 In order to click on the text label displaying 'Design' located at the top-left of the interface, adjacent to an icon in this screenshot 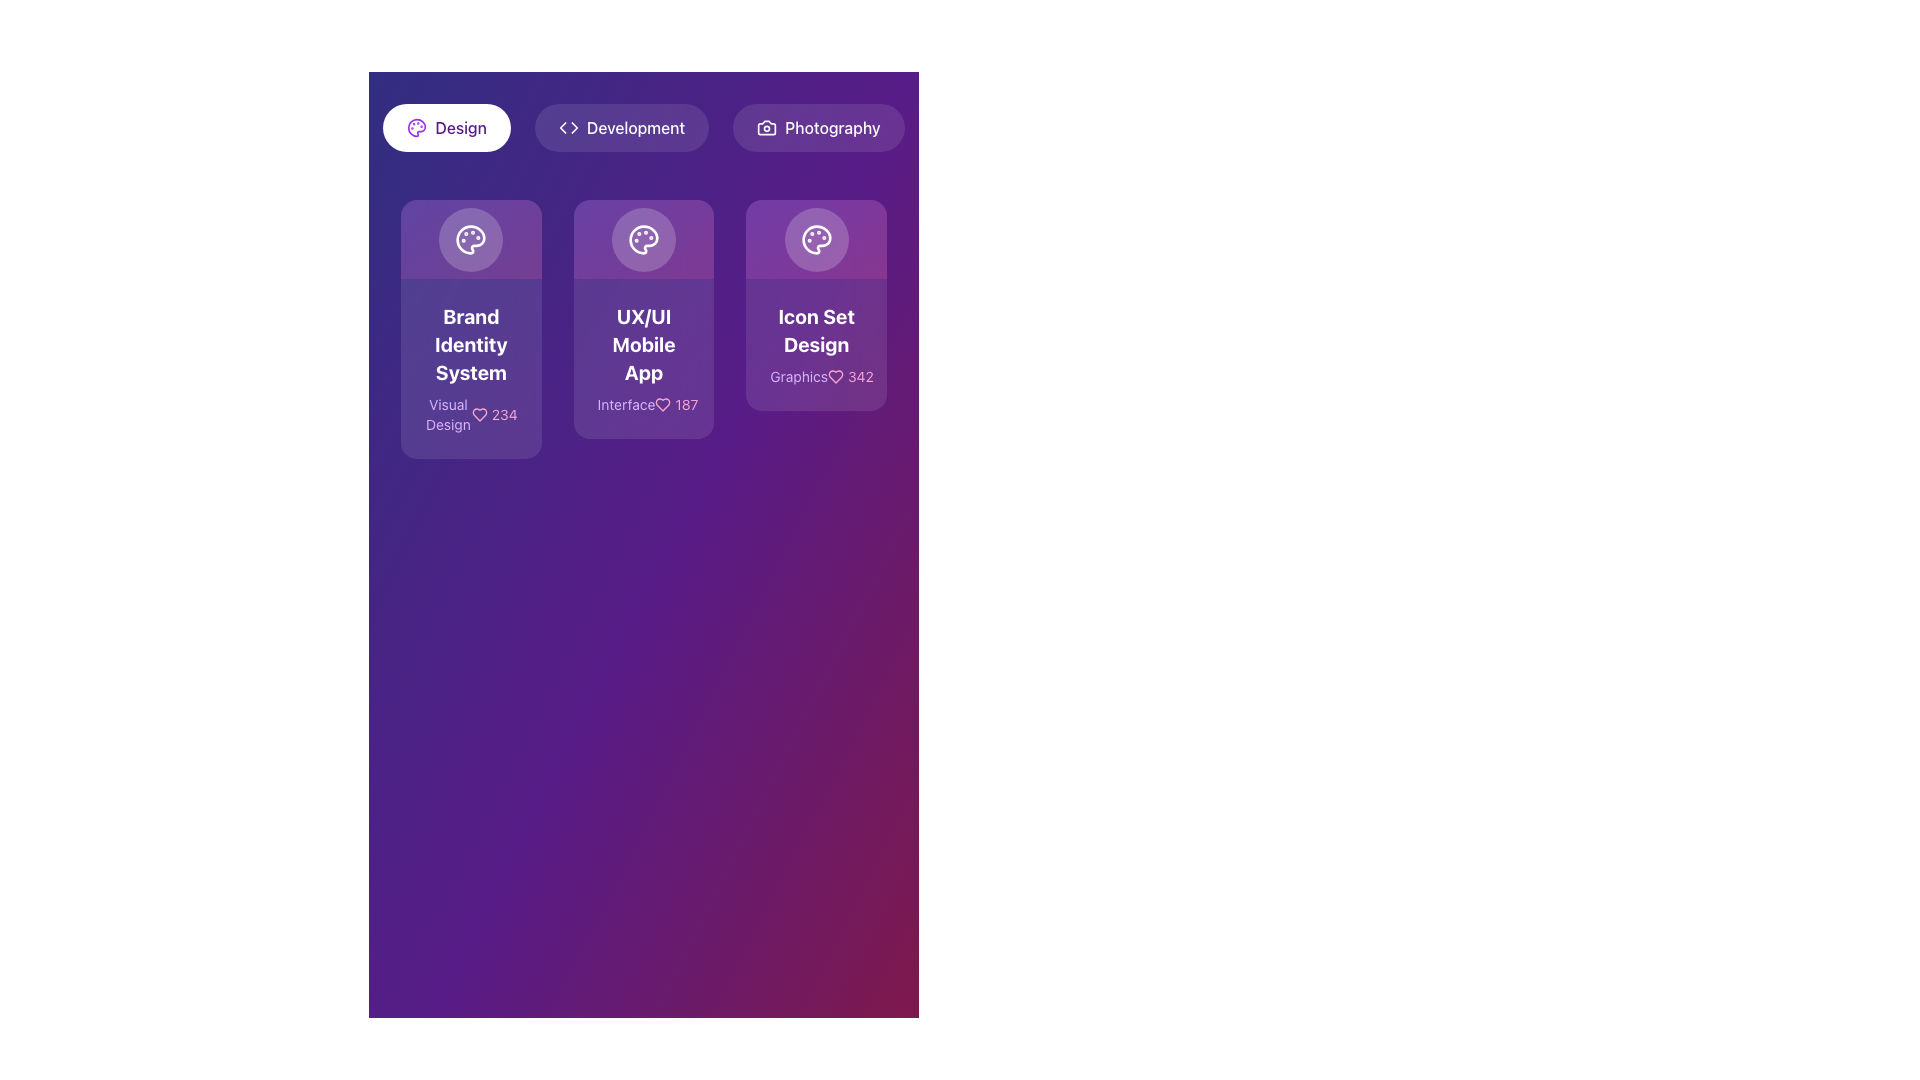, I will do `click(460, 127)`.